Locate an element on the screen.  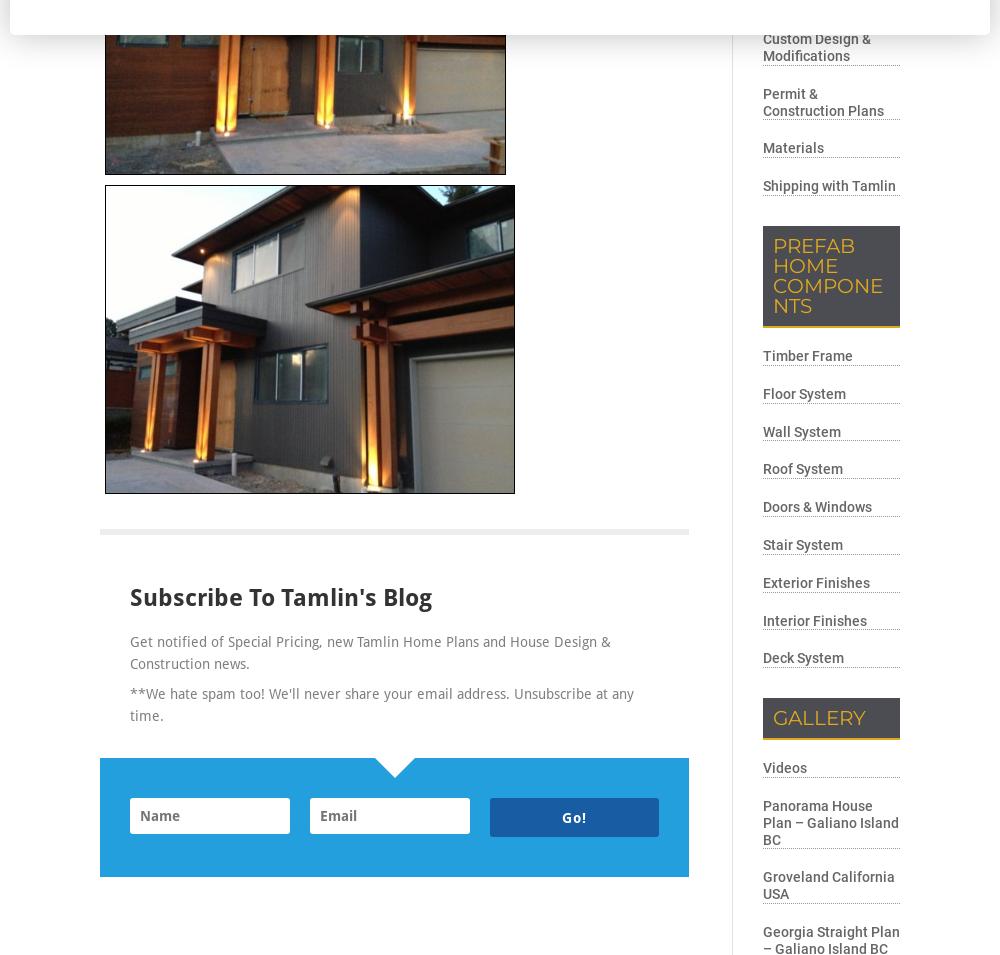
'Materials' is located at coordinates (793, 147).